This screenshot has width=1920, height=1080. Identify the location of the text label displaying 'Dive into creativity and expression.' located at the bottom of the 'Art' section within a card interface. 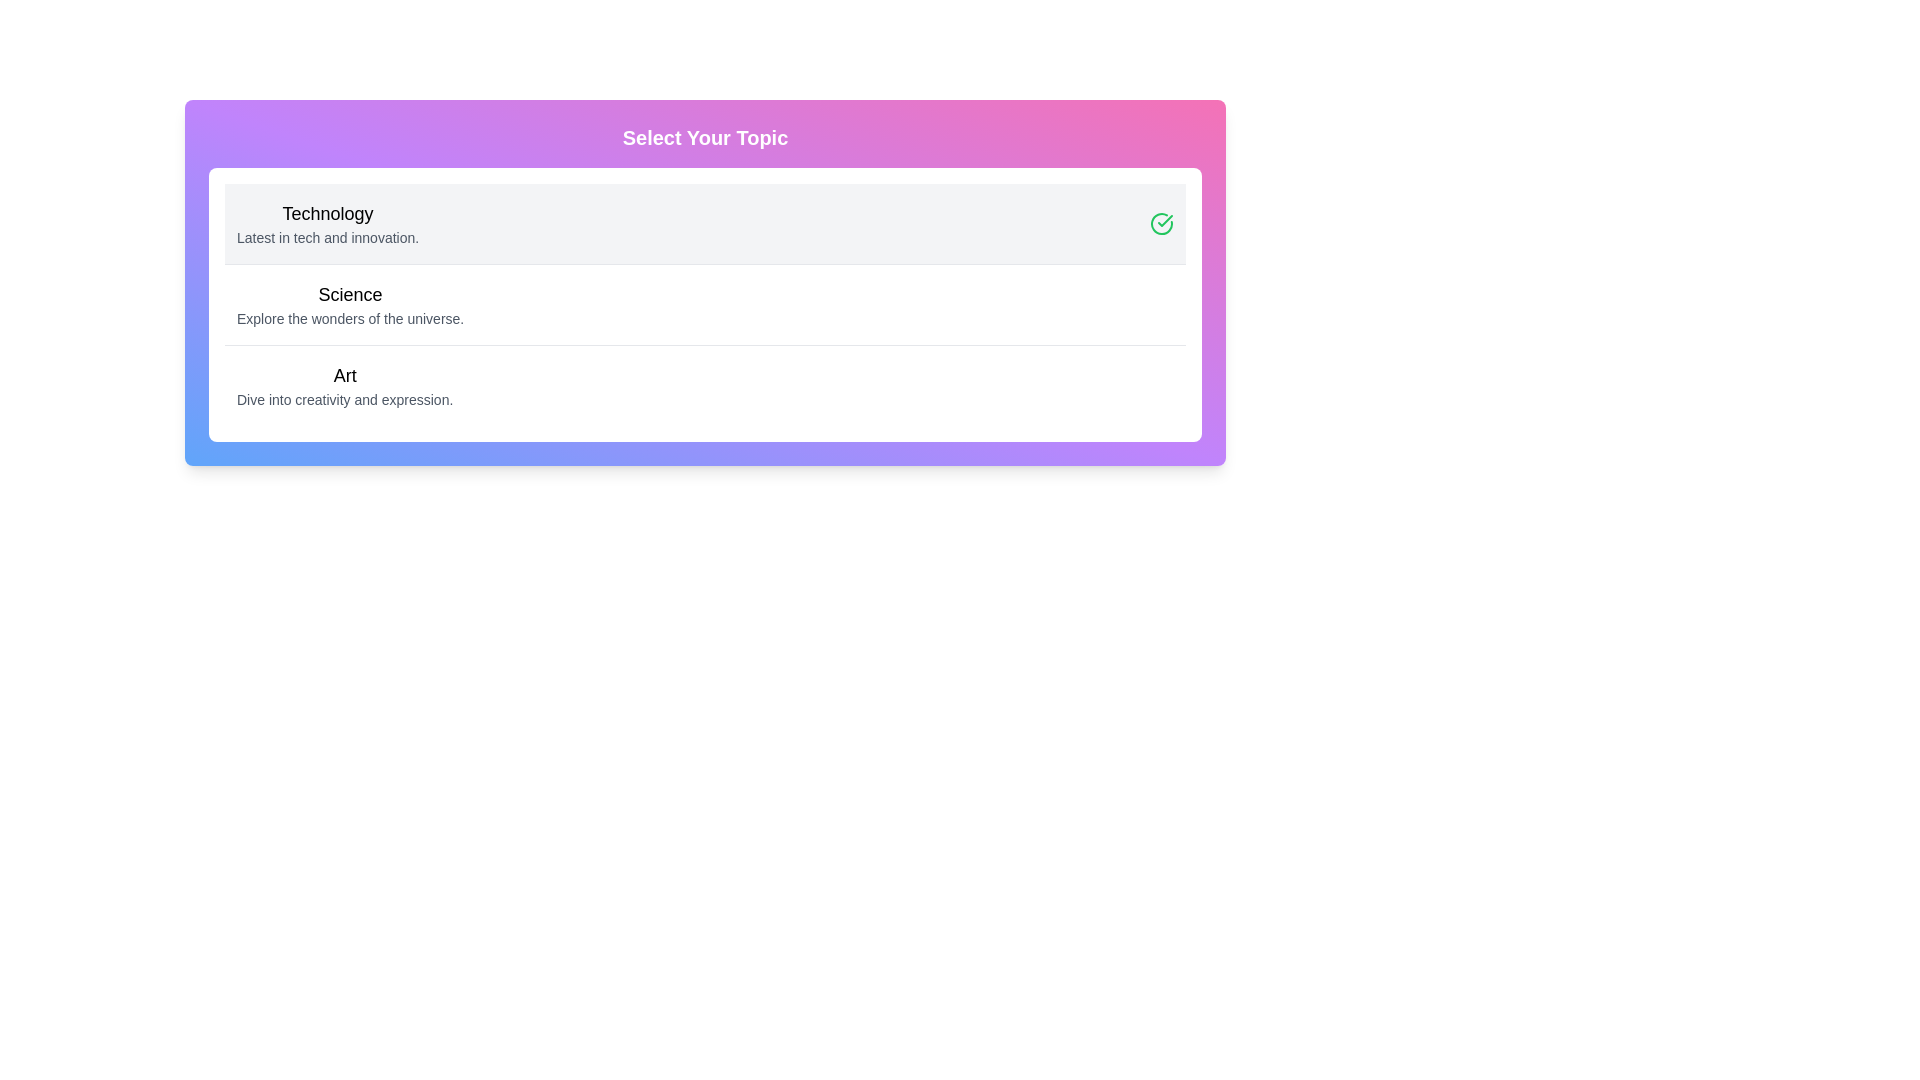
(345, 400).